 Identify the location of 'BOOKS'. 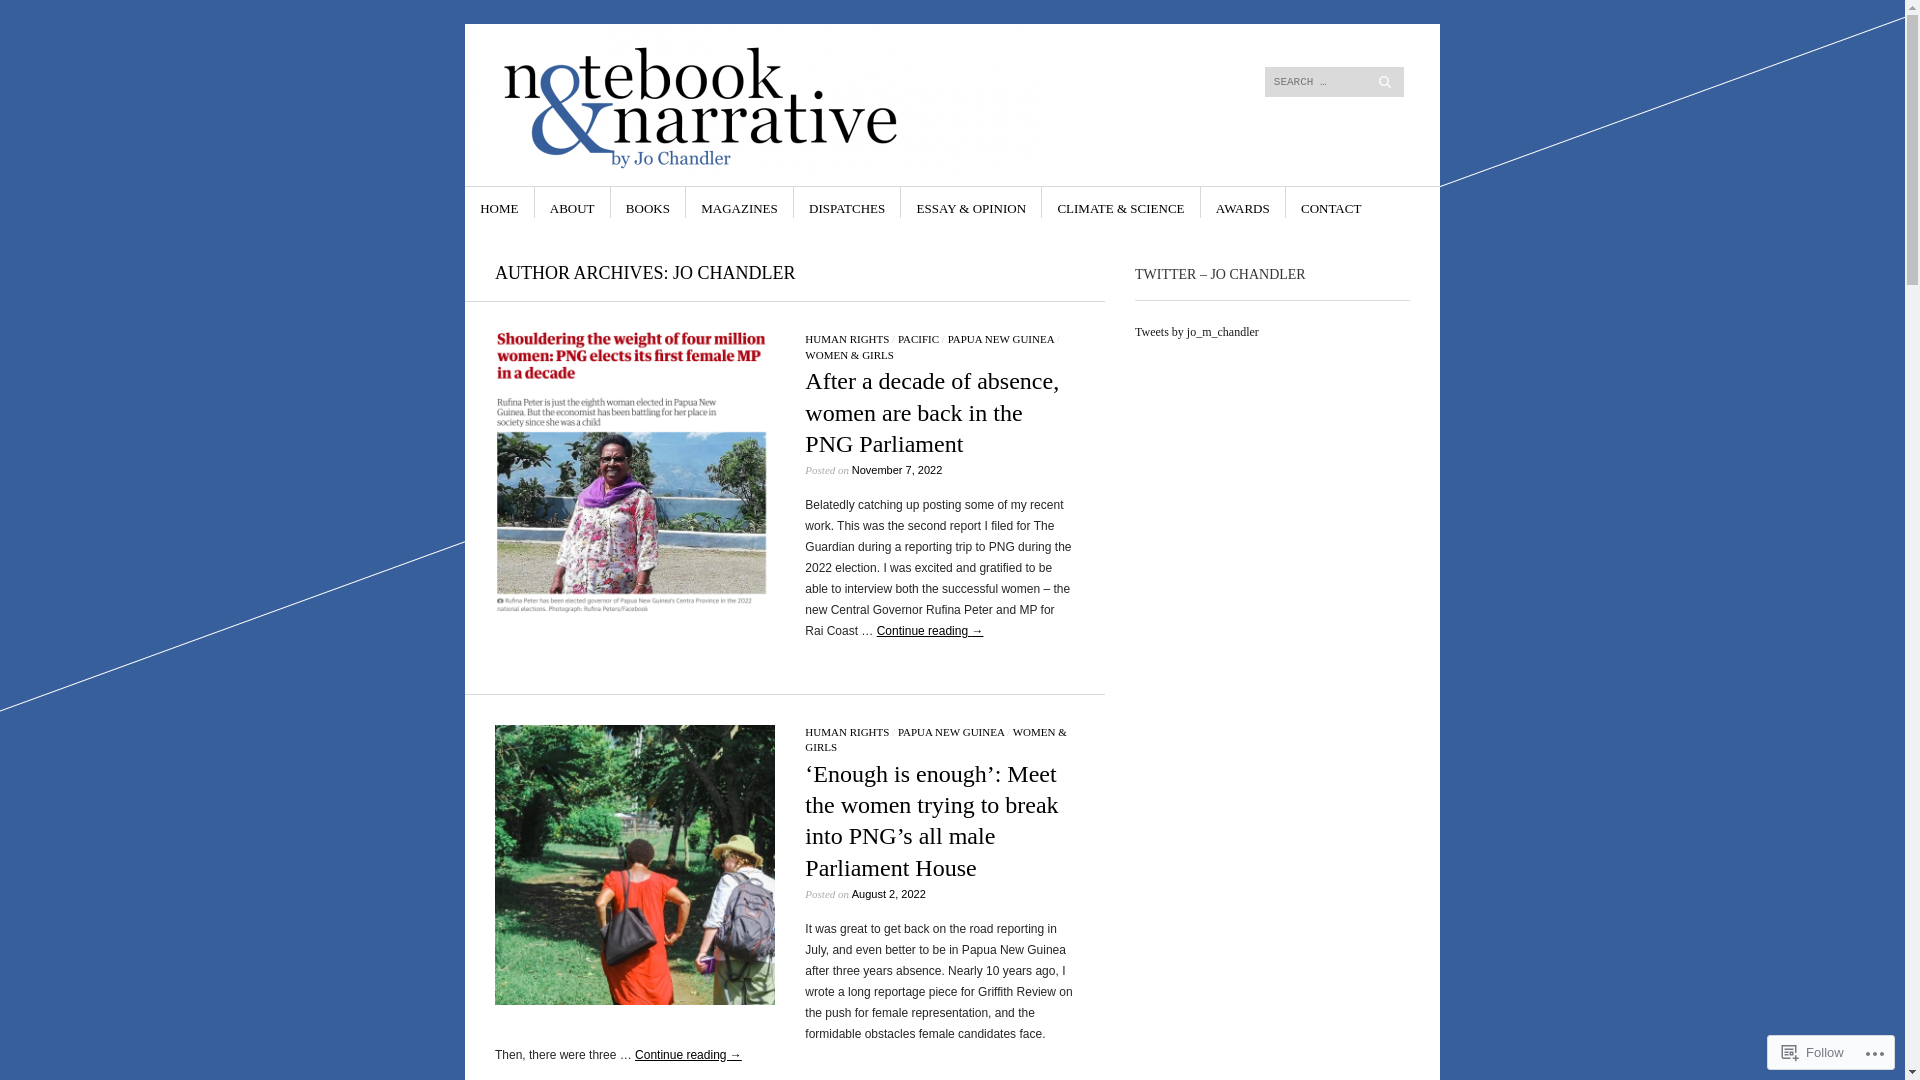
(648, 202).